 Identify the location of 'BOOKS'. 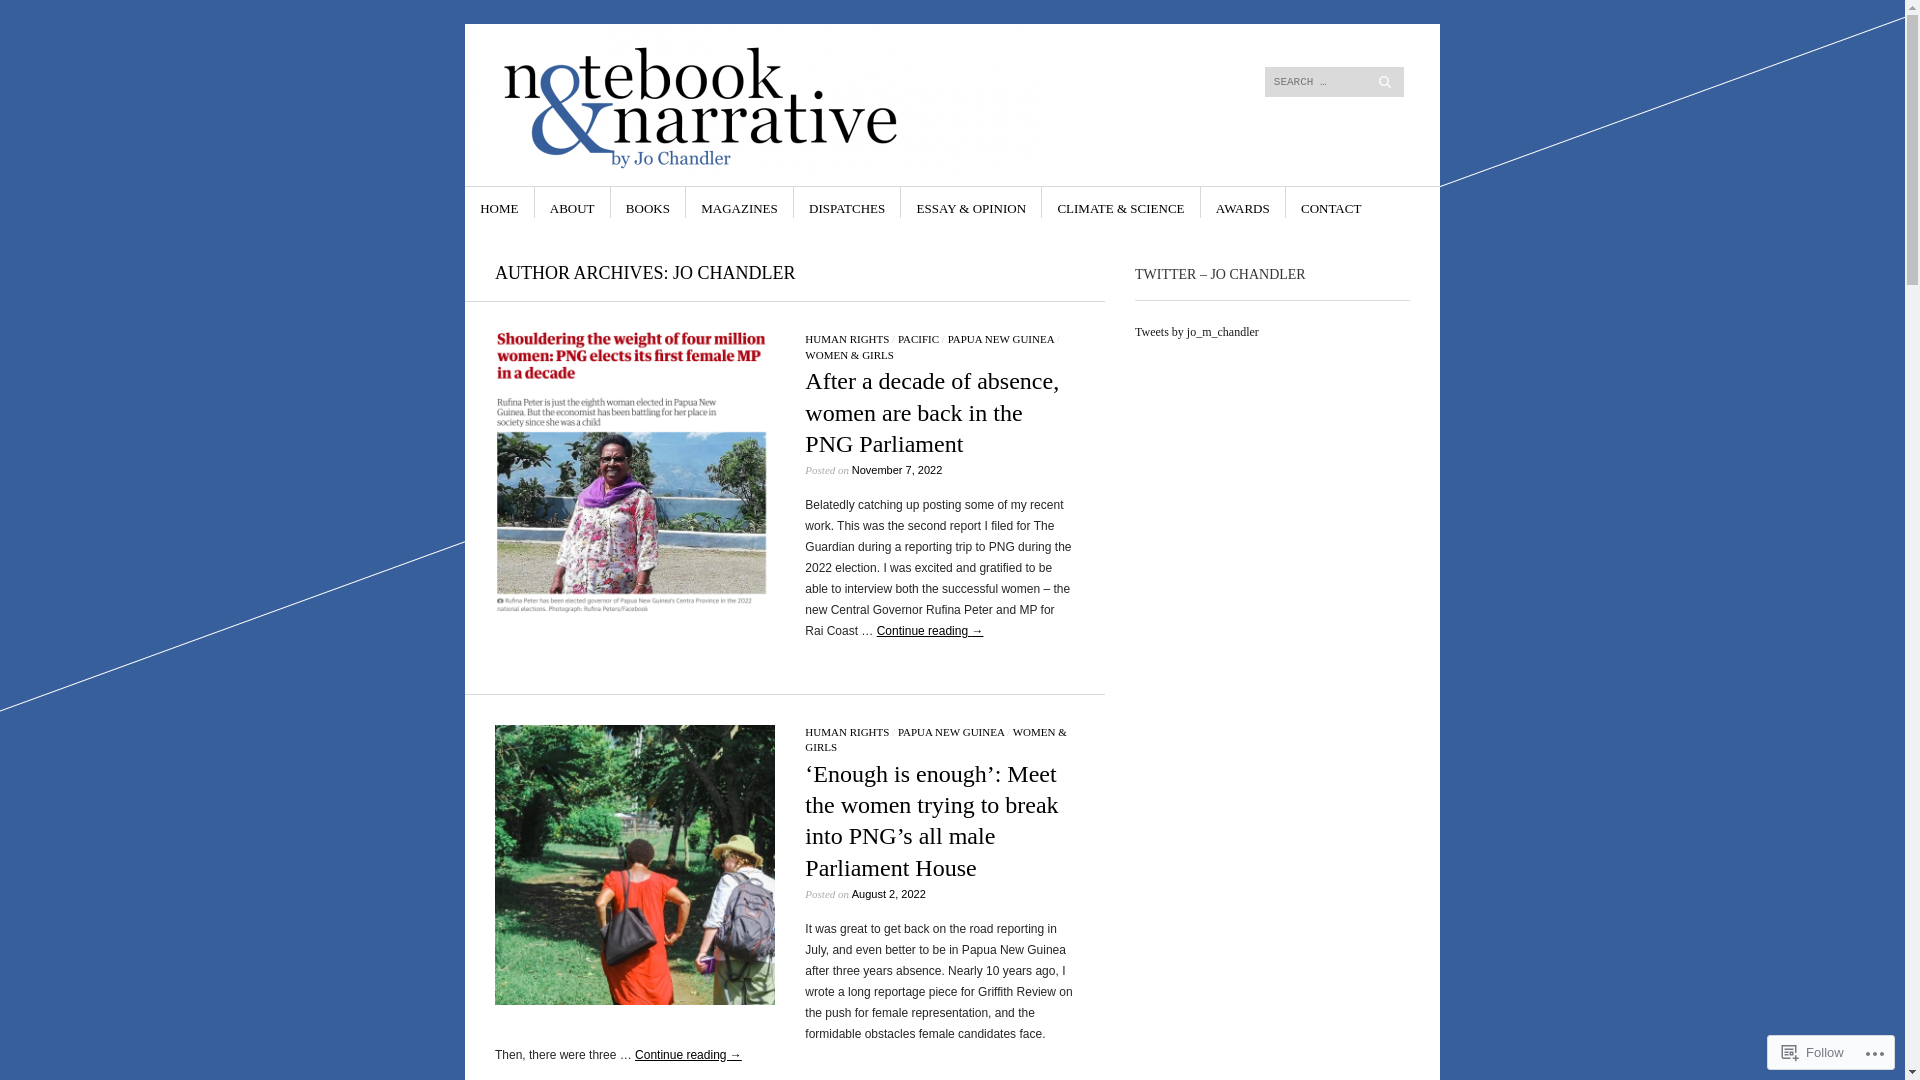
(648, 202).